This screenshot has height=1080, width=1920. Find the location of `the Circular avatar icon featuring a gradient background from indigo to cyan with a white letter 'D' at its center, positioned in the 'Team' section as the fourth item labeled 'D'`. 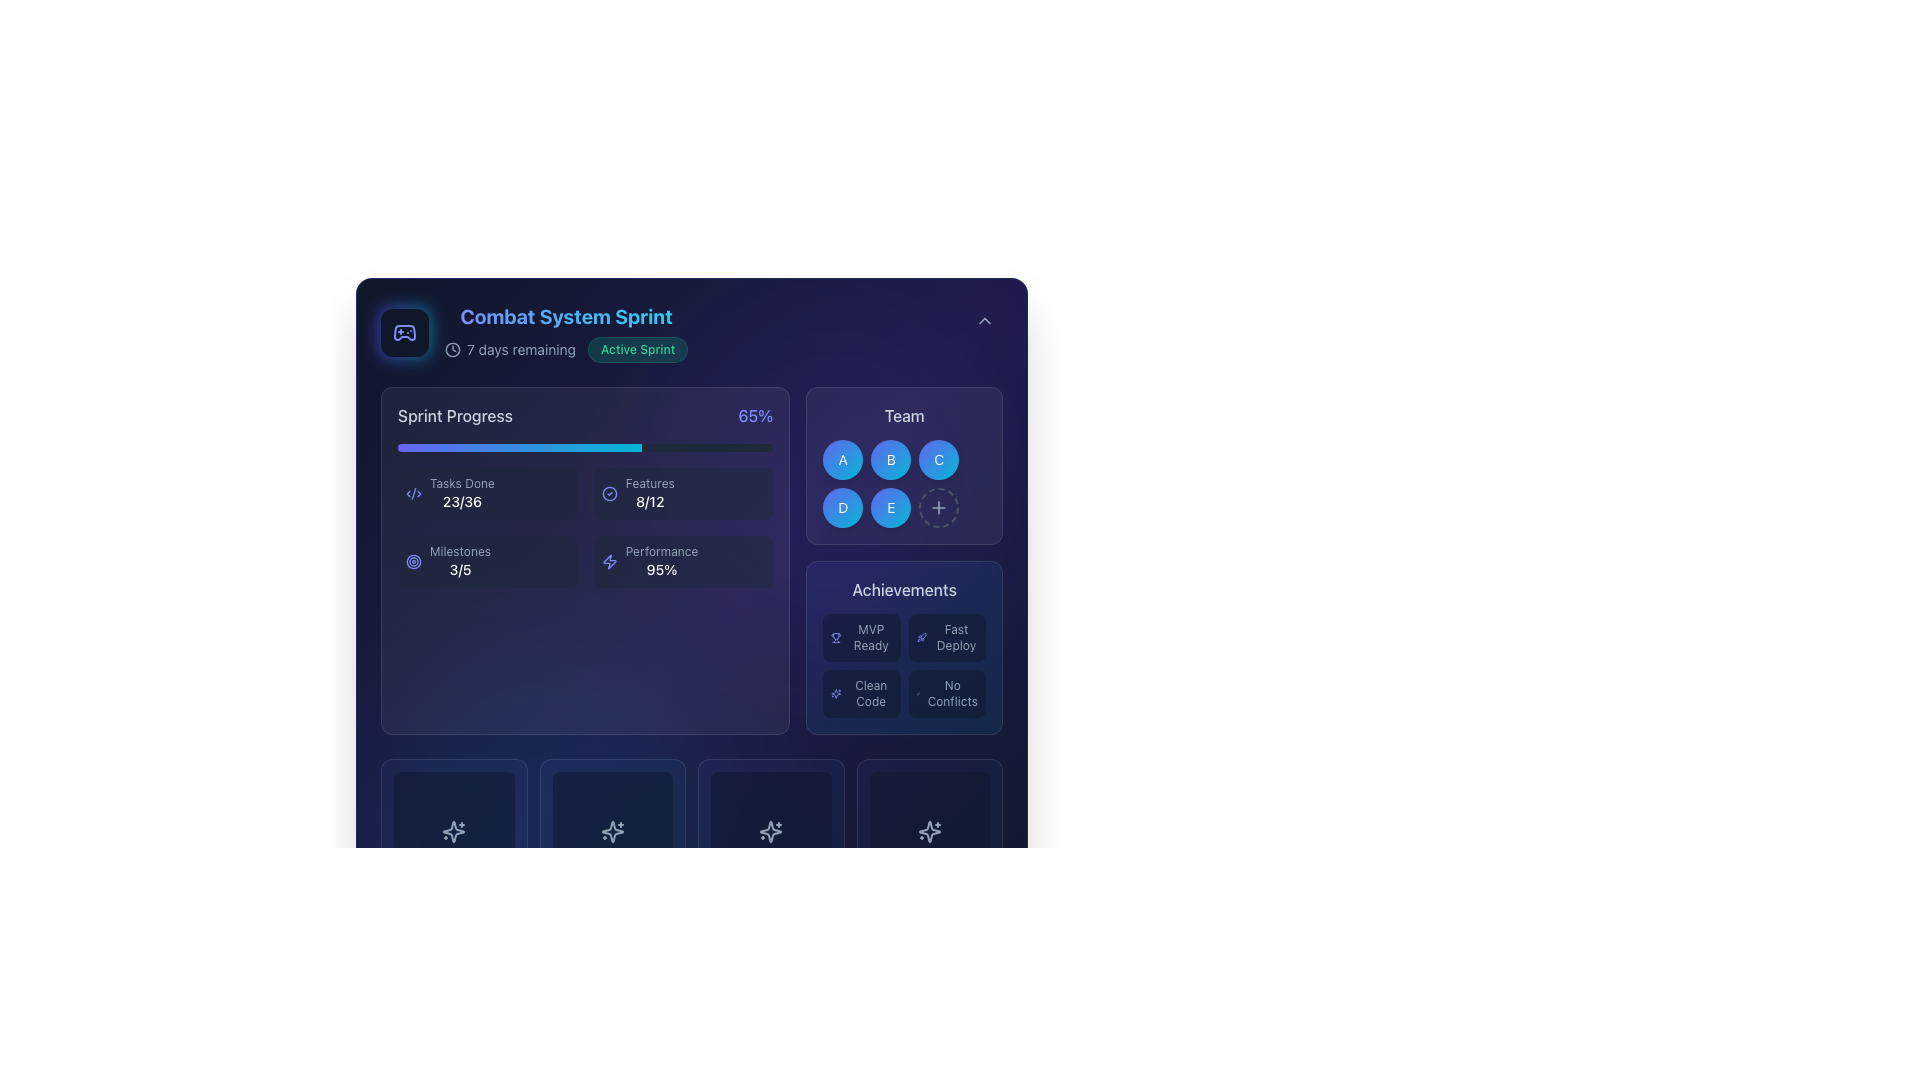

the Circular avatar icon featuring a gradient background from indigo to cyan with a white letter 'D' at its center, positioned in the 'Team' section as the fourth item labeled 'D' is located at coordinates (843, 507).